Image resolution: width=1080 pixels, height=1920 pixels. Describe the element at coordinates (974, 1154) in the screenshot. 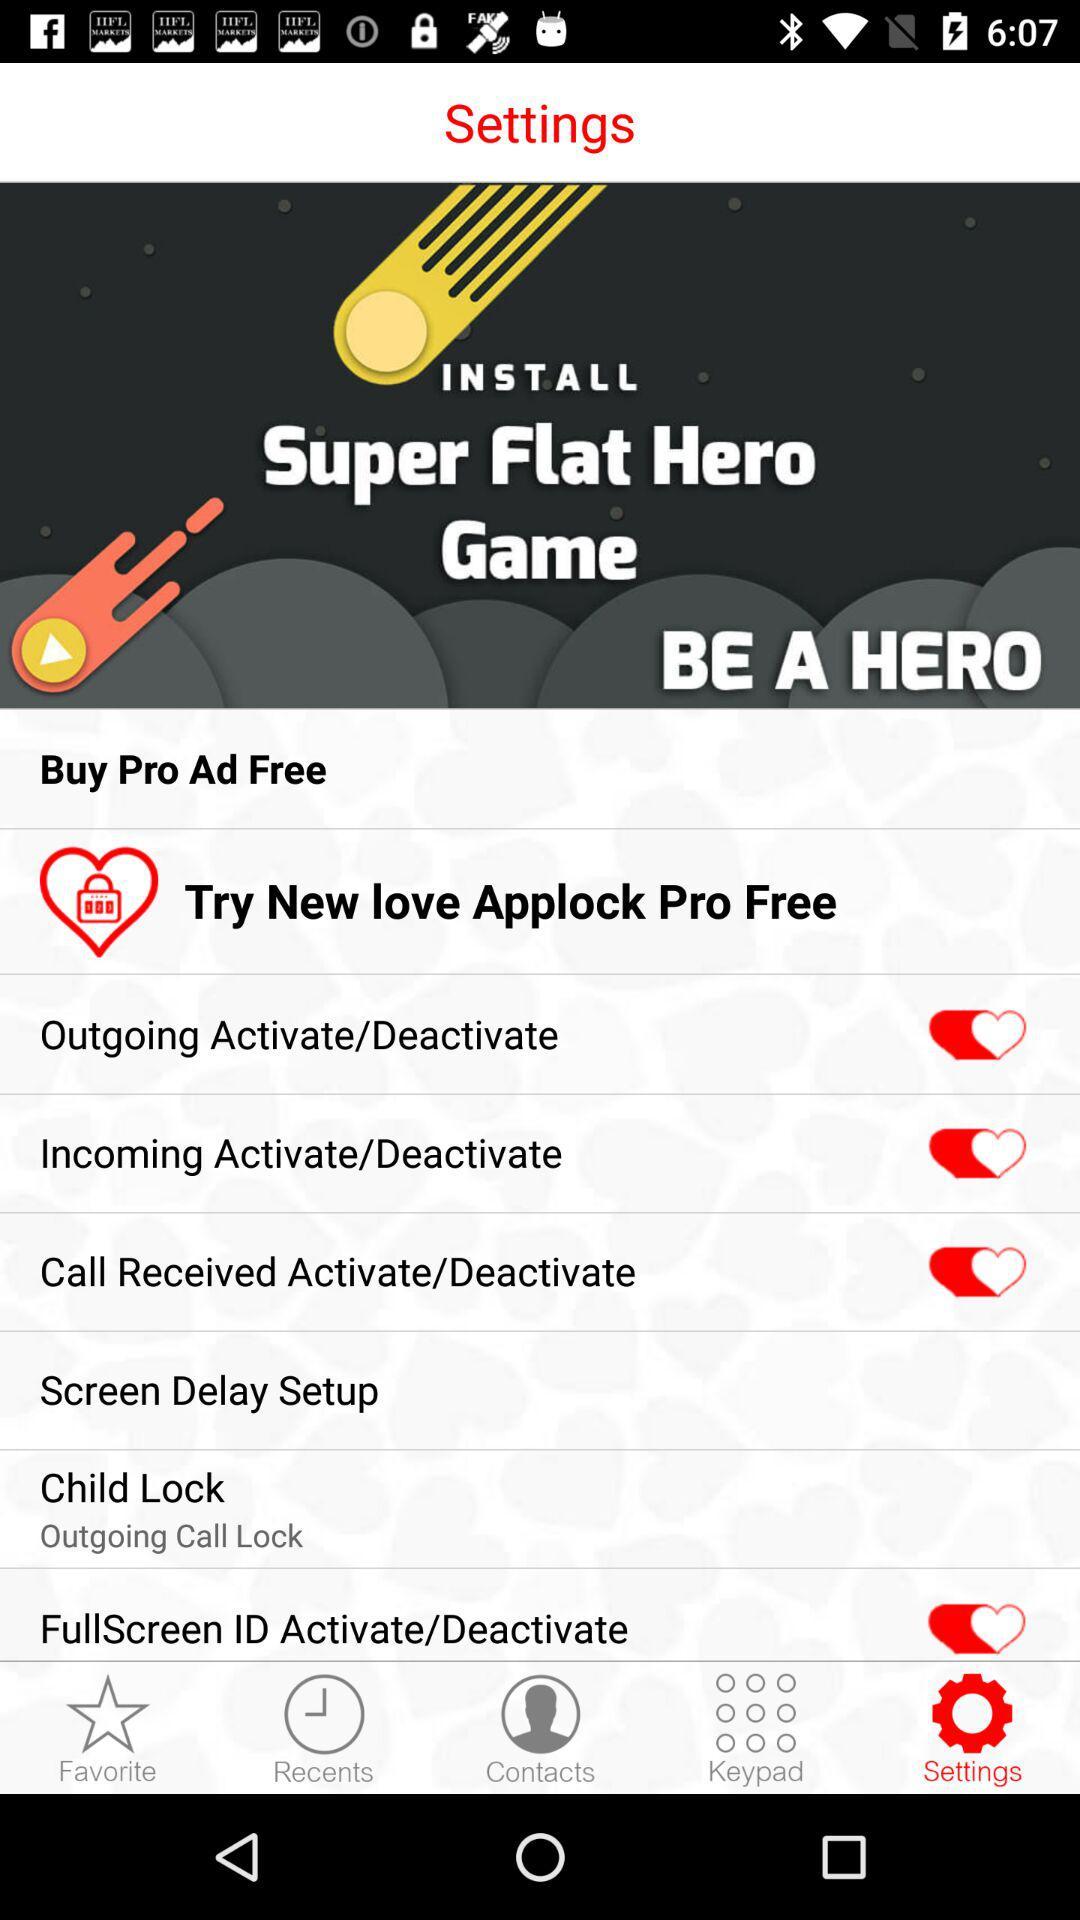

I see `switch incoming option` at that location.